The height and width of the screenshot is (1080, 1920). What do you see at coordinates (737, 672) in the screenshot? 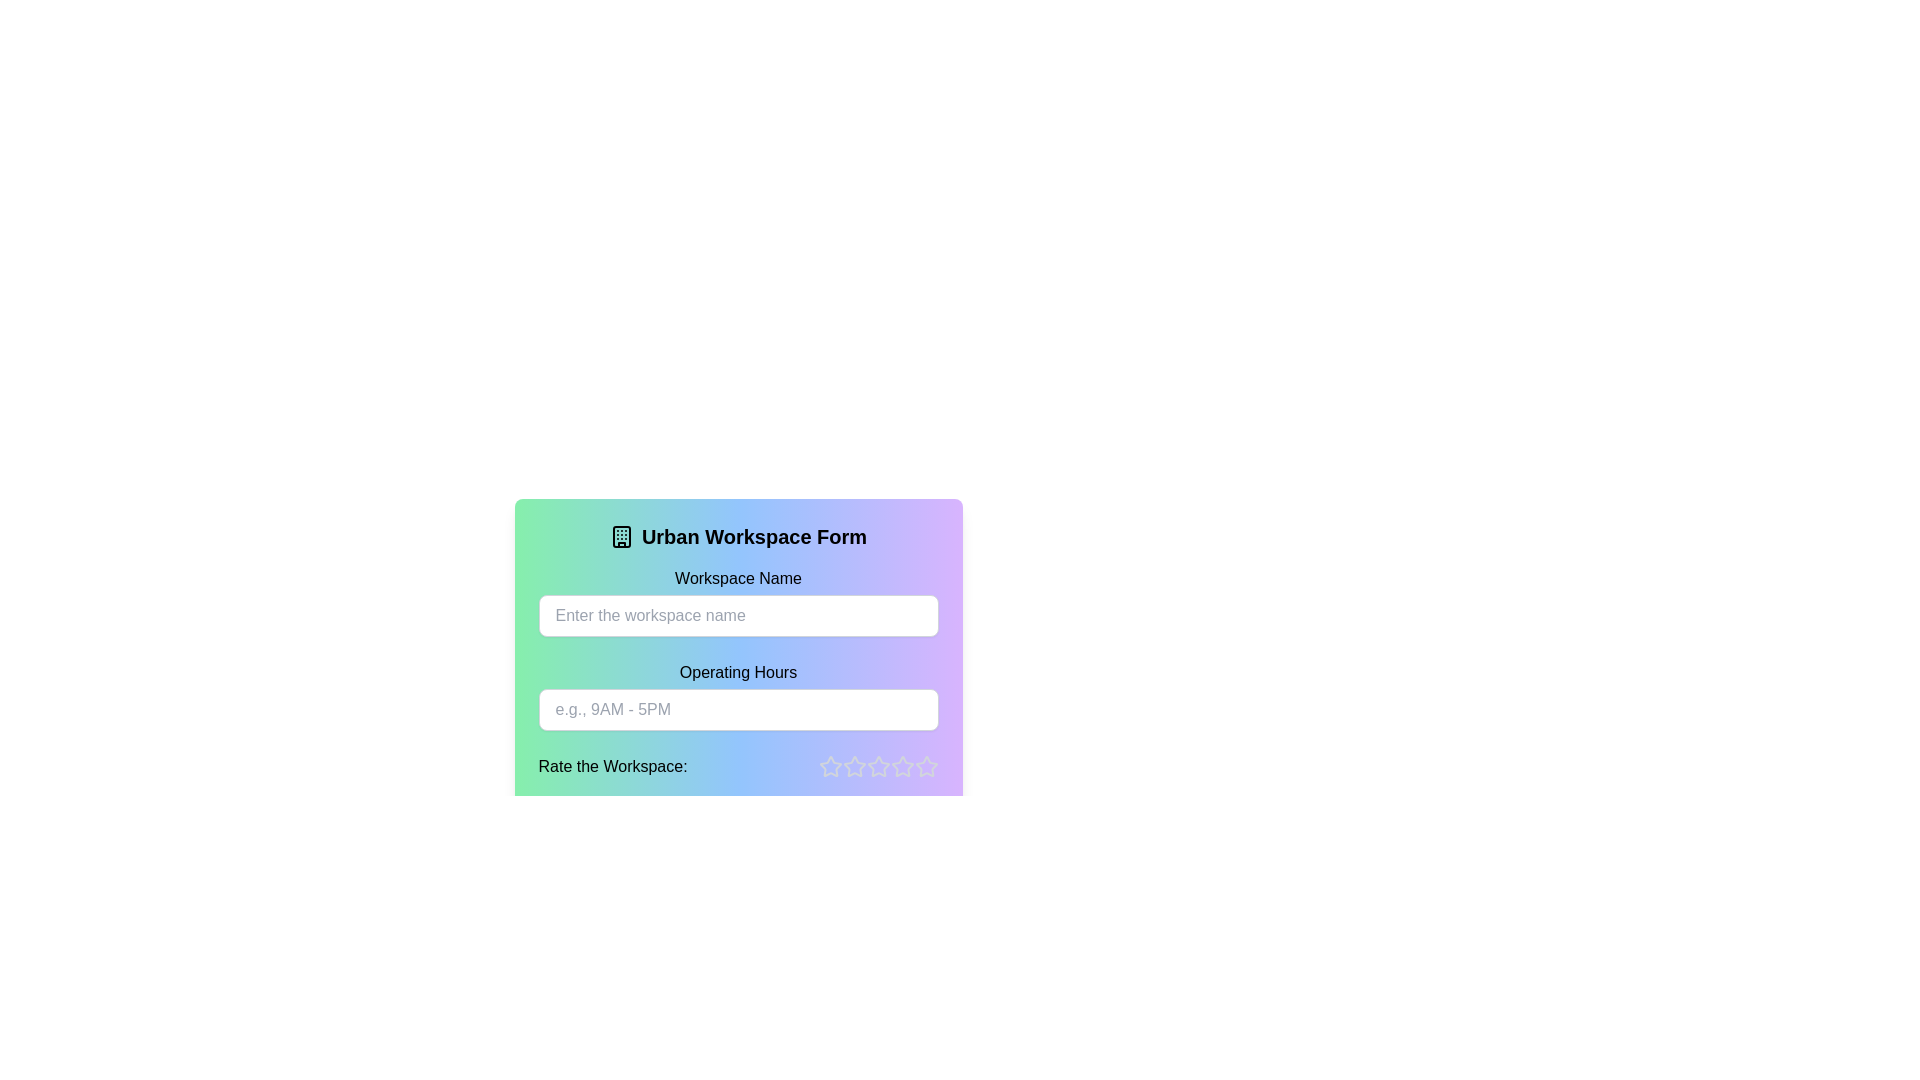
I see `the Text label that provides context for the operating hours input field, positioned horizontally centered above the placeholder text input 'e.g., 9AM - 5PM'` at bounding box center [737, 672].